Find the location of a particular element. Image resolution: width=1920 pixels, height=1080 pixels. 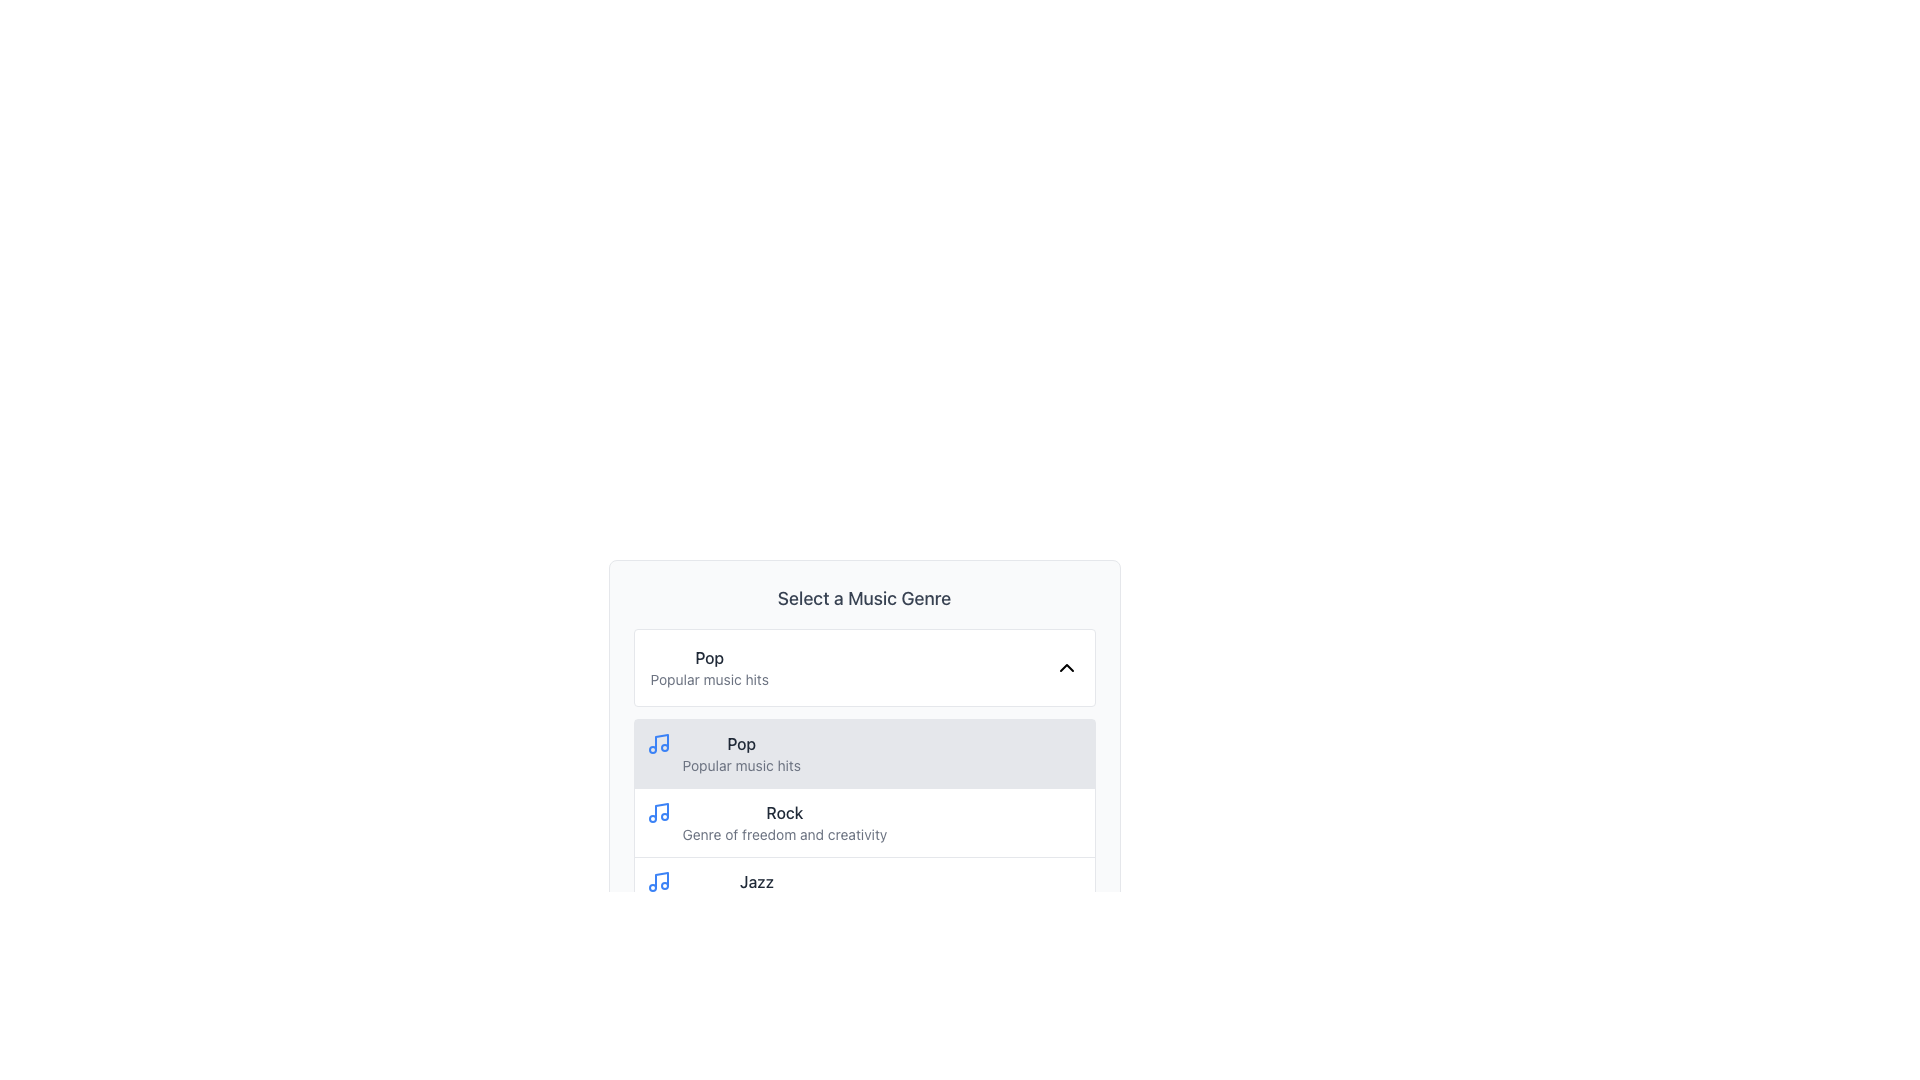

the blue double-note musical icon located to the left of the 'Jazz' text in the list item labeled 'JazzEase into smooth vibes' is located at coordinates (658, 881).